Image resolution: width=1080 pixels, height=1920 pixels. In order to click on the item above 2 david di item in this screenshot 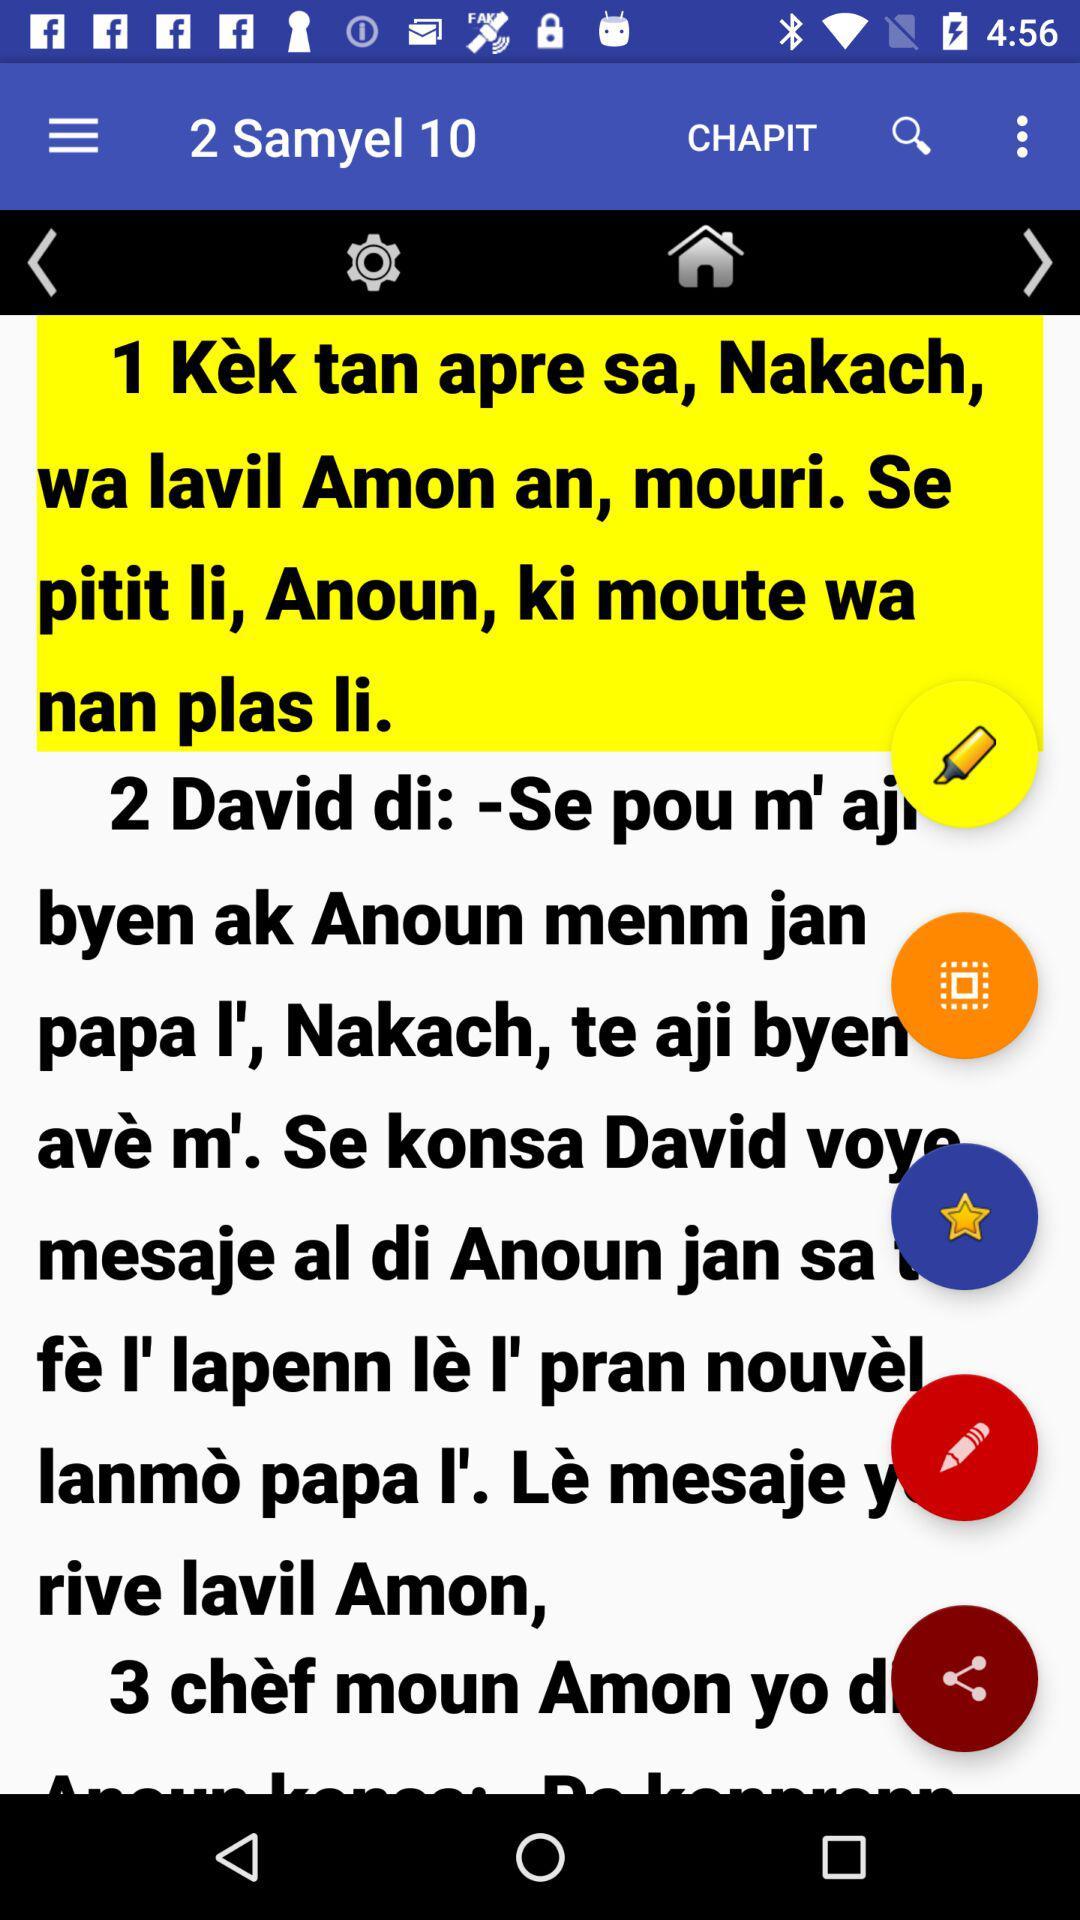, I will do `click(540, 533)`.